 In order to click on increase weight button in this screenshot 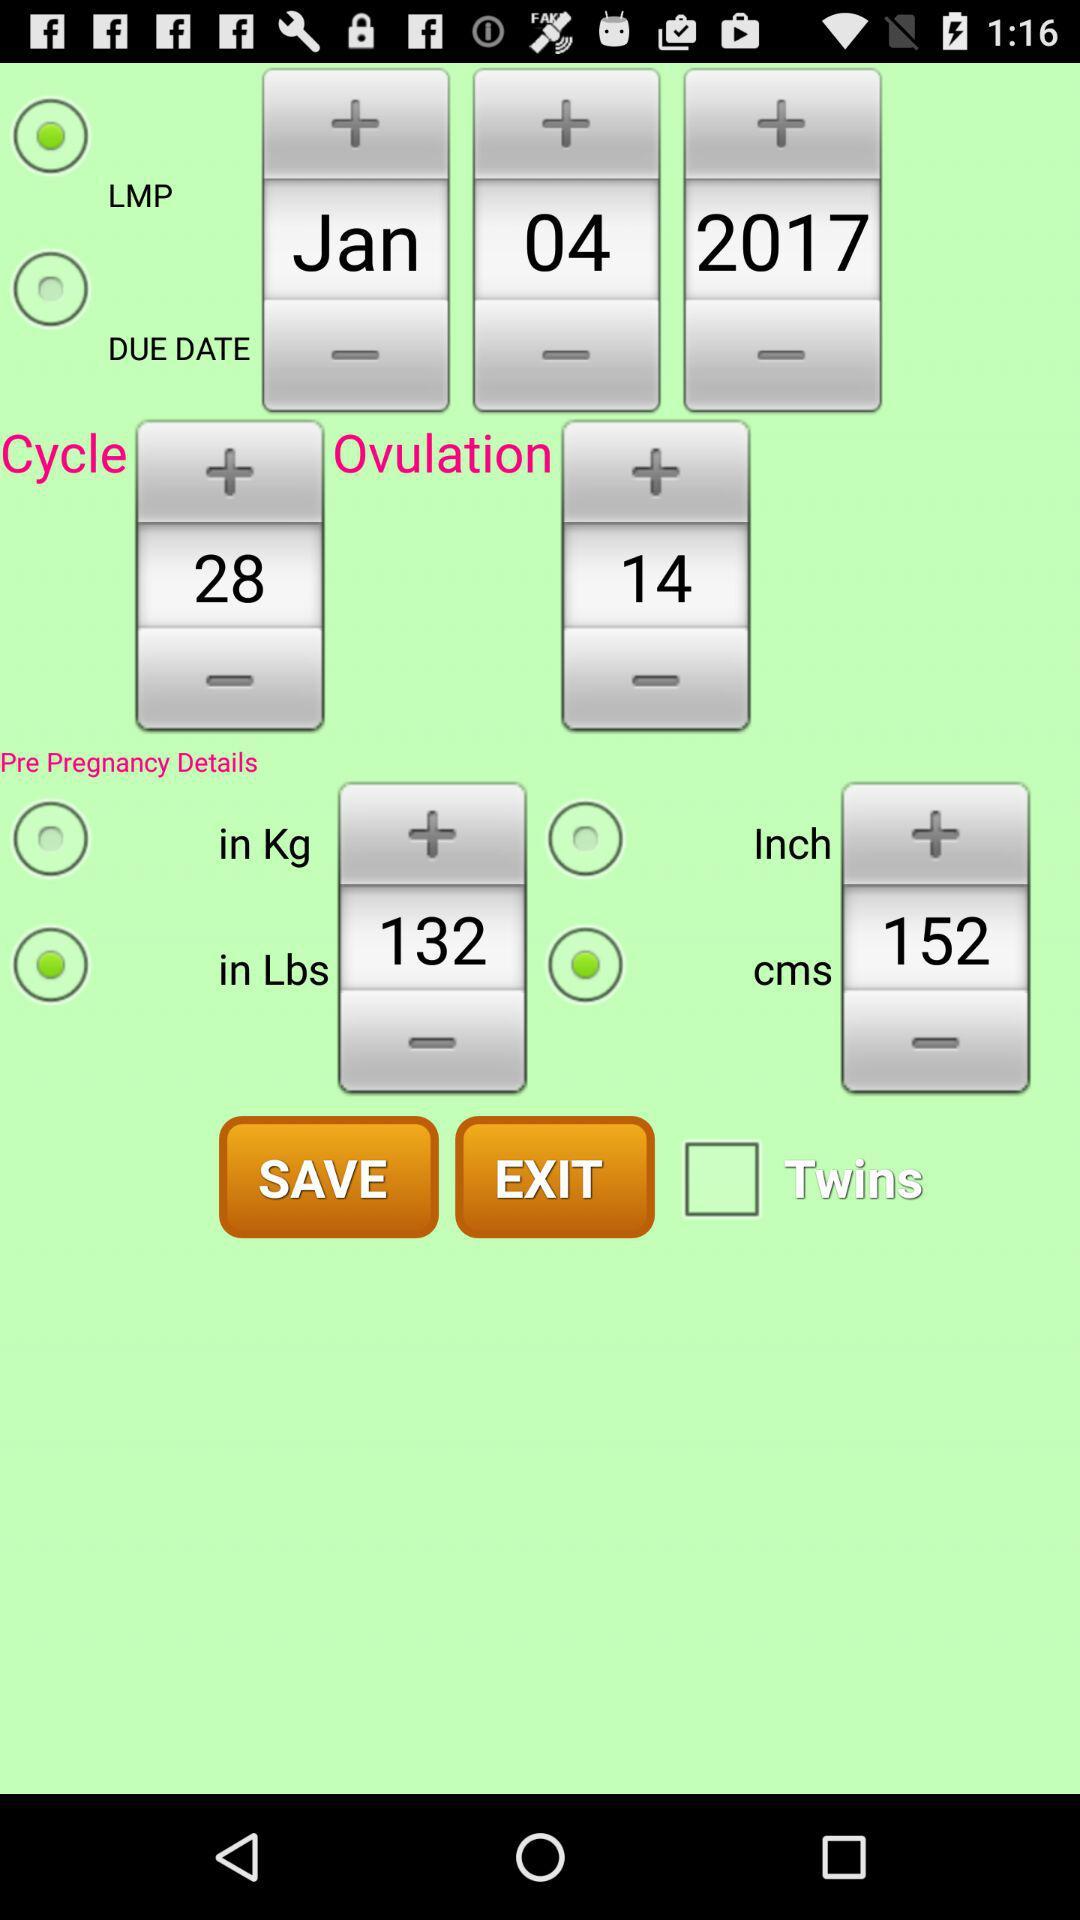, I will do `click(431, 831)`.